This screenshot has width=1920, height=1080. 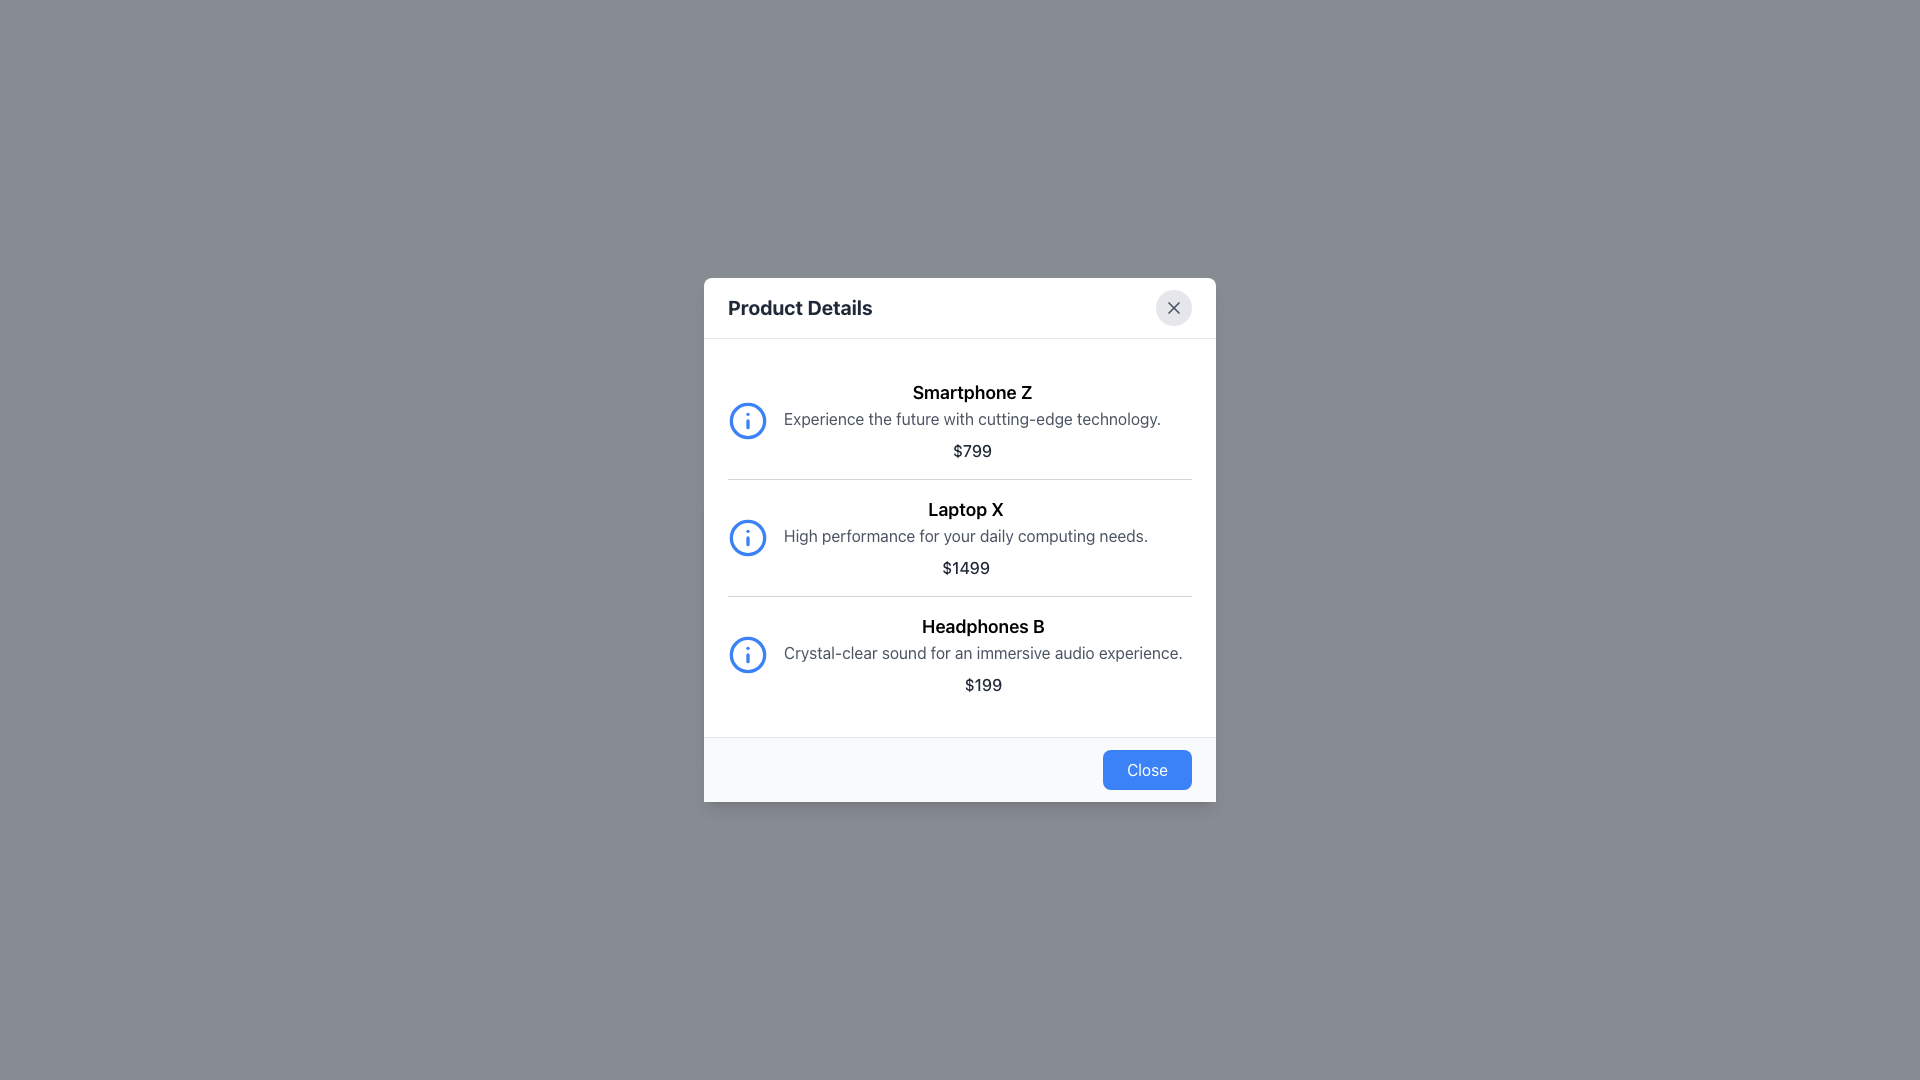 I want to click on the circular section of the info icon for 'Laptop X' located in the informational section, which provides visual cues about the product, so click(x=747, y=536).